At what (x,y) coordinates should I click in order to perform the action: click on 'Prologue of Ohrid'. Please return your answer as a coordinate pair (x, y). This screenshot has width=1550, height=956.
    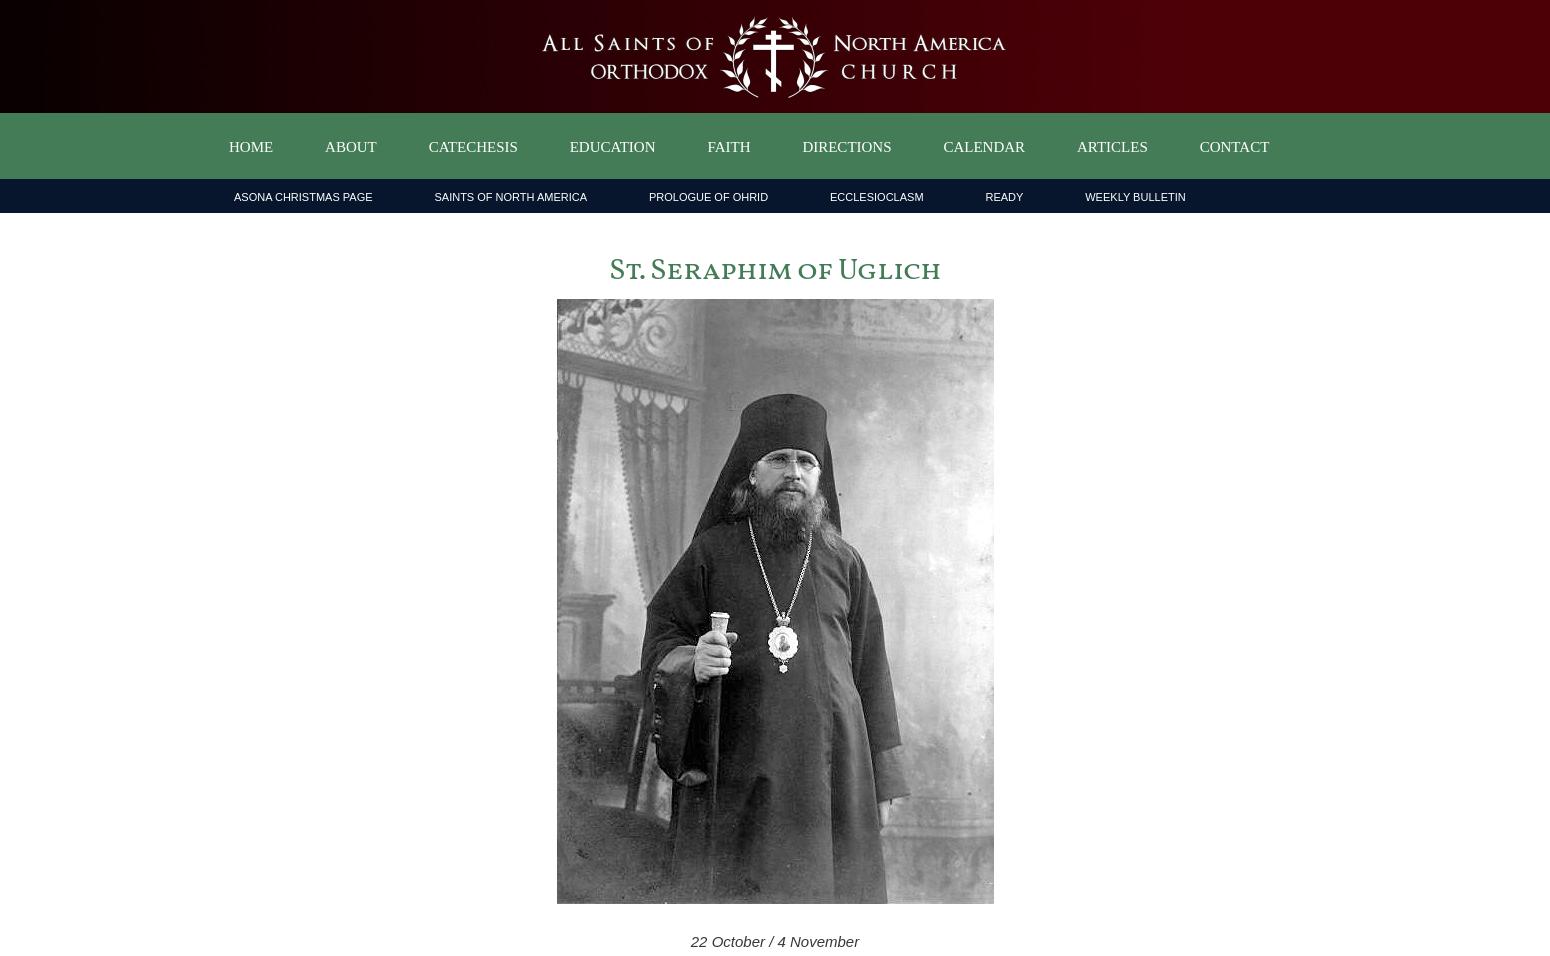
    Looking at the image, I should click on (708, 197).